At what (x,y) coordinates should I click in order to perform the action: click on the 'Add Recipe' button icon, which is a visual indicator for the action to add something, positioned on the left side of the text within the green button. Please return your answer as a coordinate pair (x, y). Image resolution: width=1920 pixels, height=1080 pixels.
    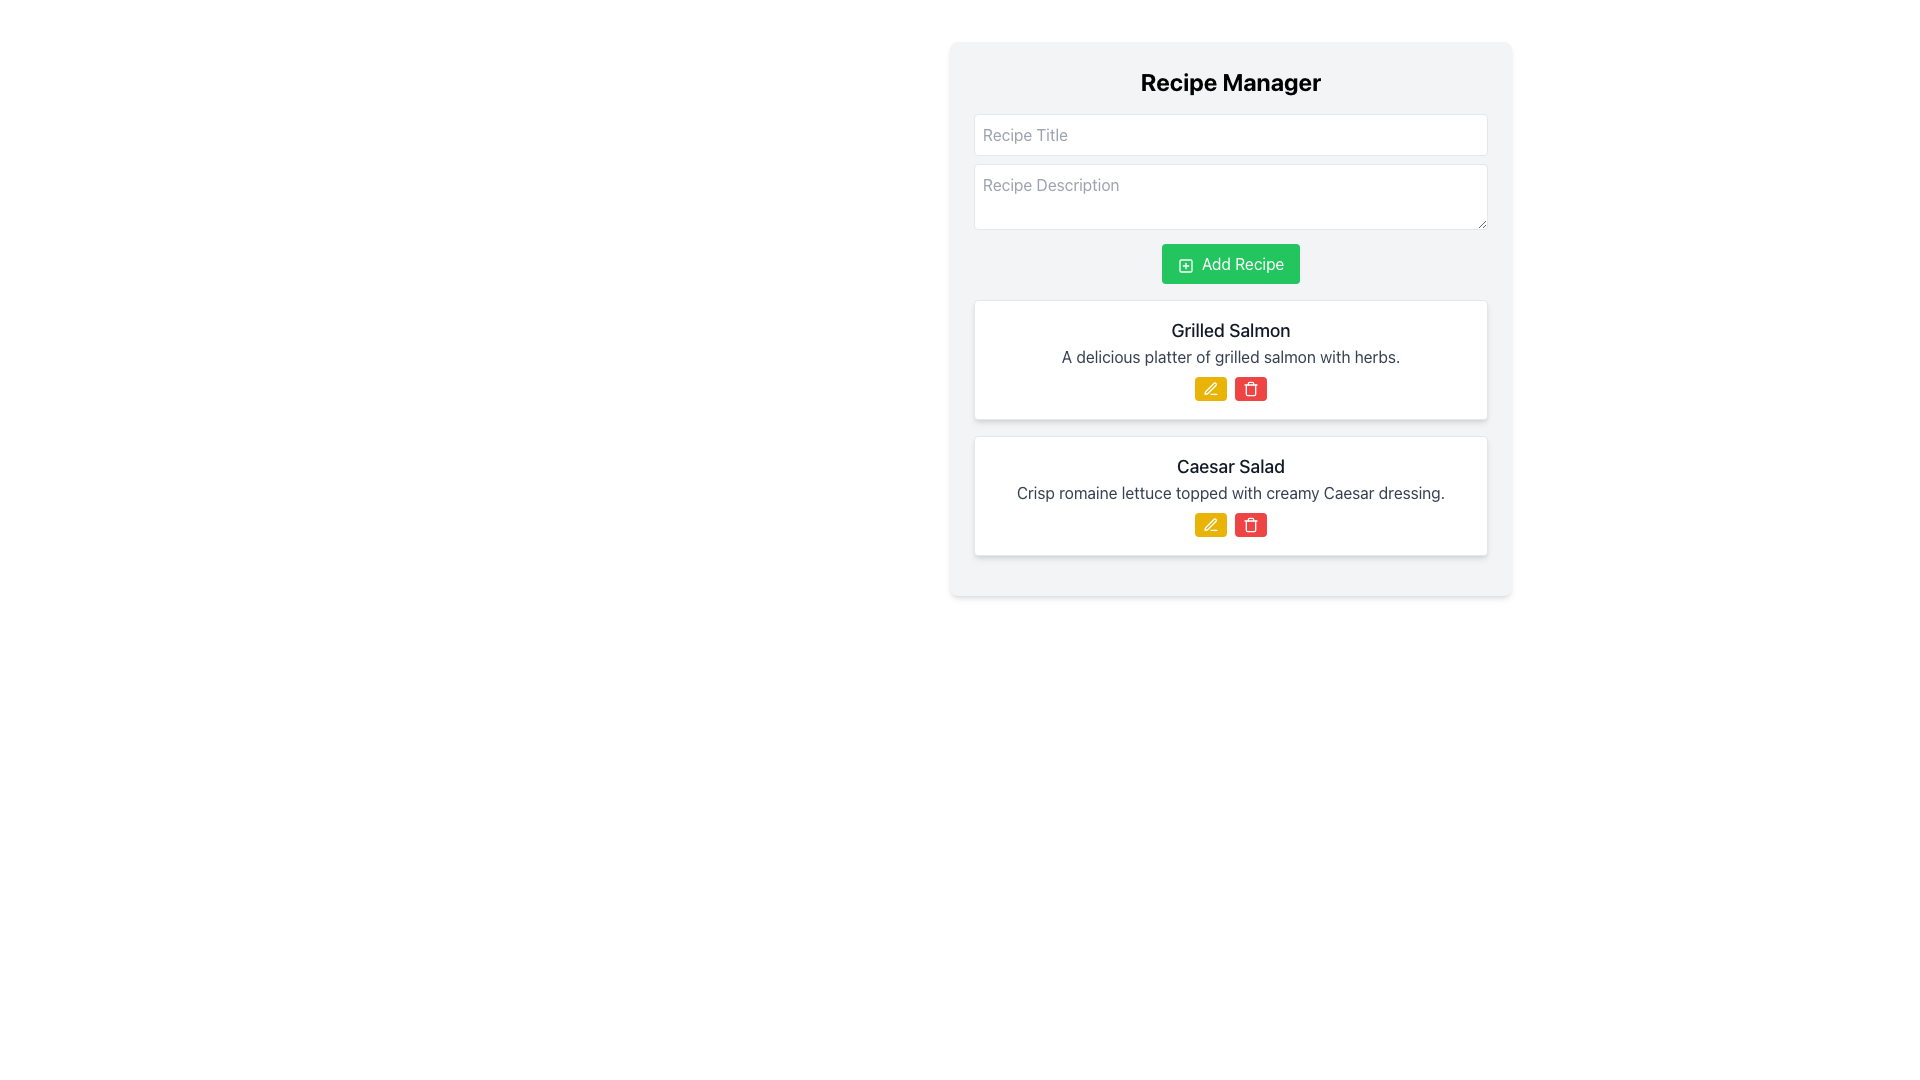
    Looking at the image, I should click on (1185, 264).